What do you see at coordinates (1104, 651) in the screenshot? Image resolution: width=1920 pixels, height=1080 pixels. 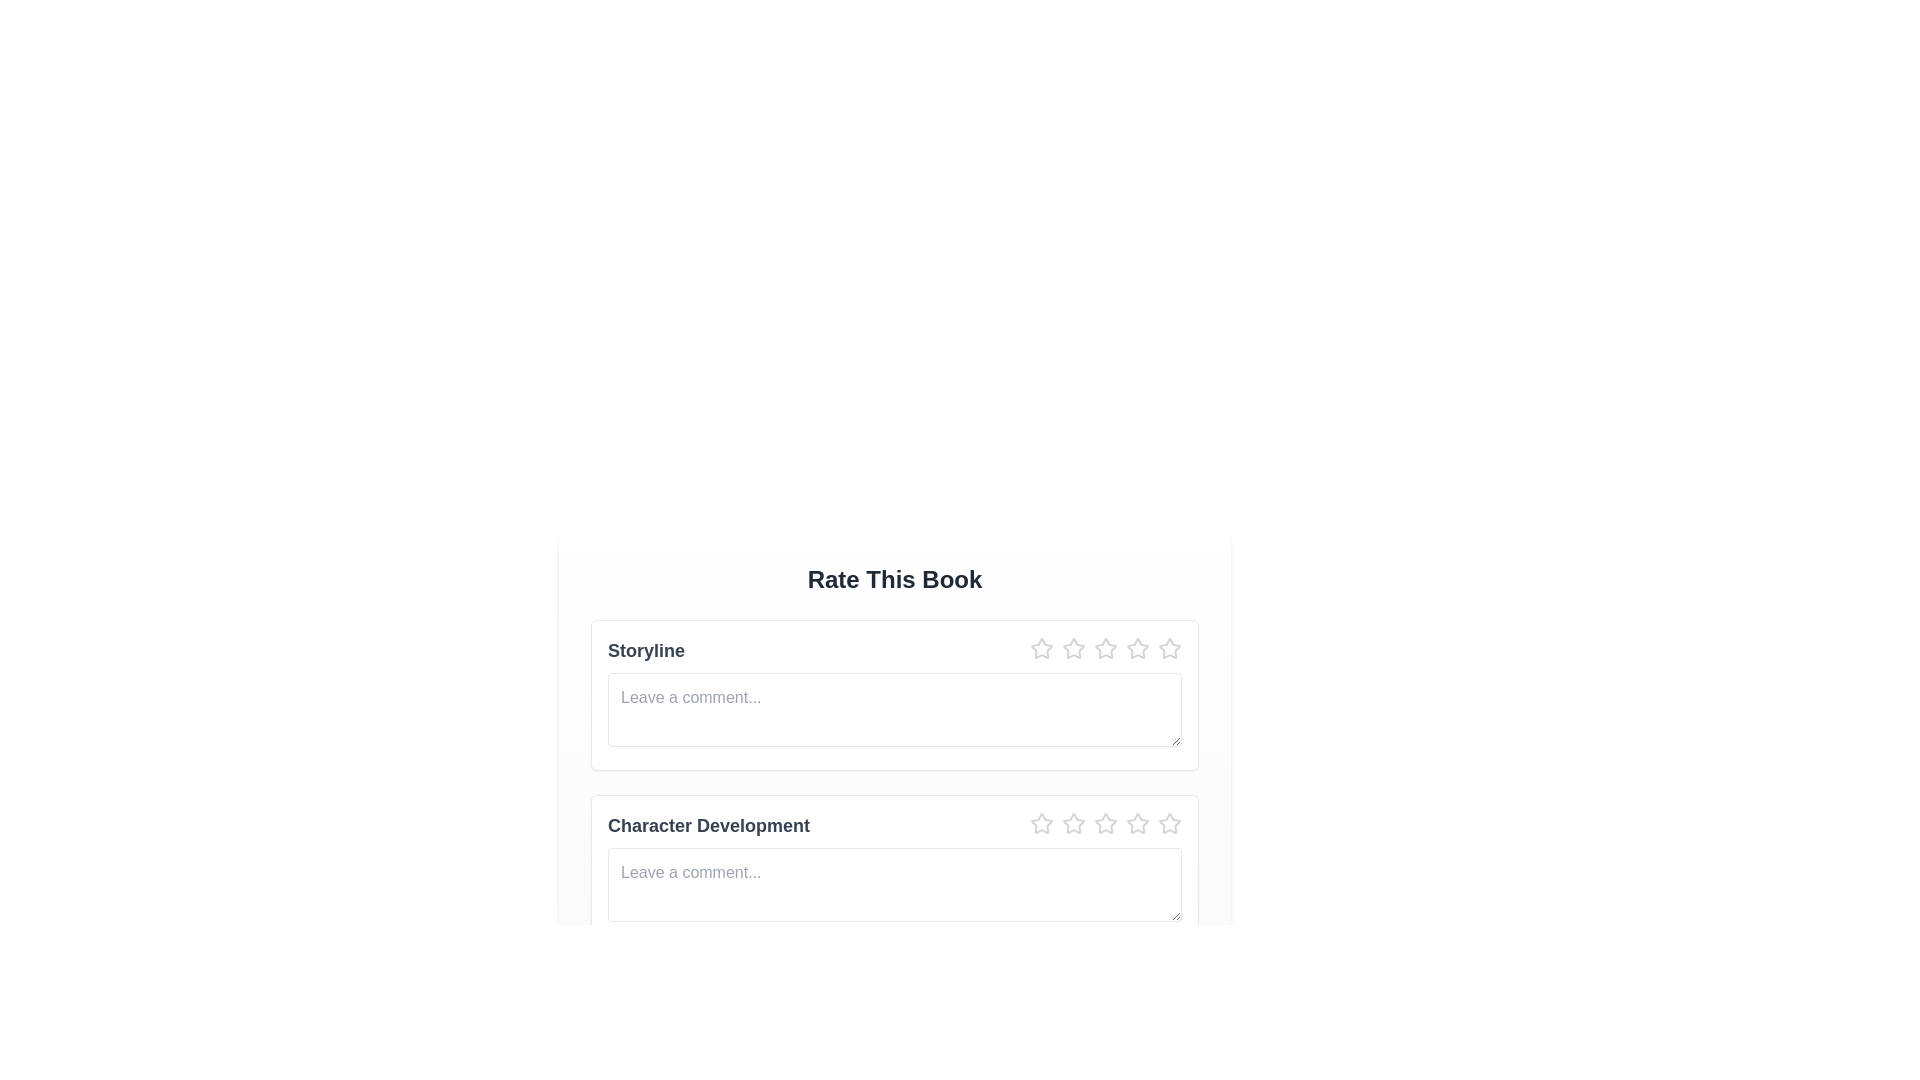 I see `the third star in the 'Storyline' rating section to rate it` at bounding box center [1104, 651].